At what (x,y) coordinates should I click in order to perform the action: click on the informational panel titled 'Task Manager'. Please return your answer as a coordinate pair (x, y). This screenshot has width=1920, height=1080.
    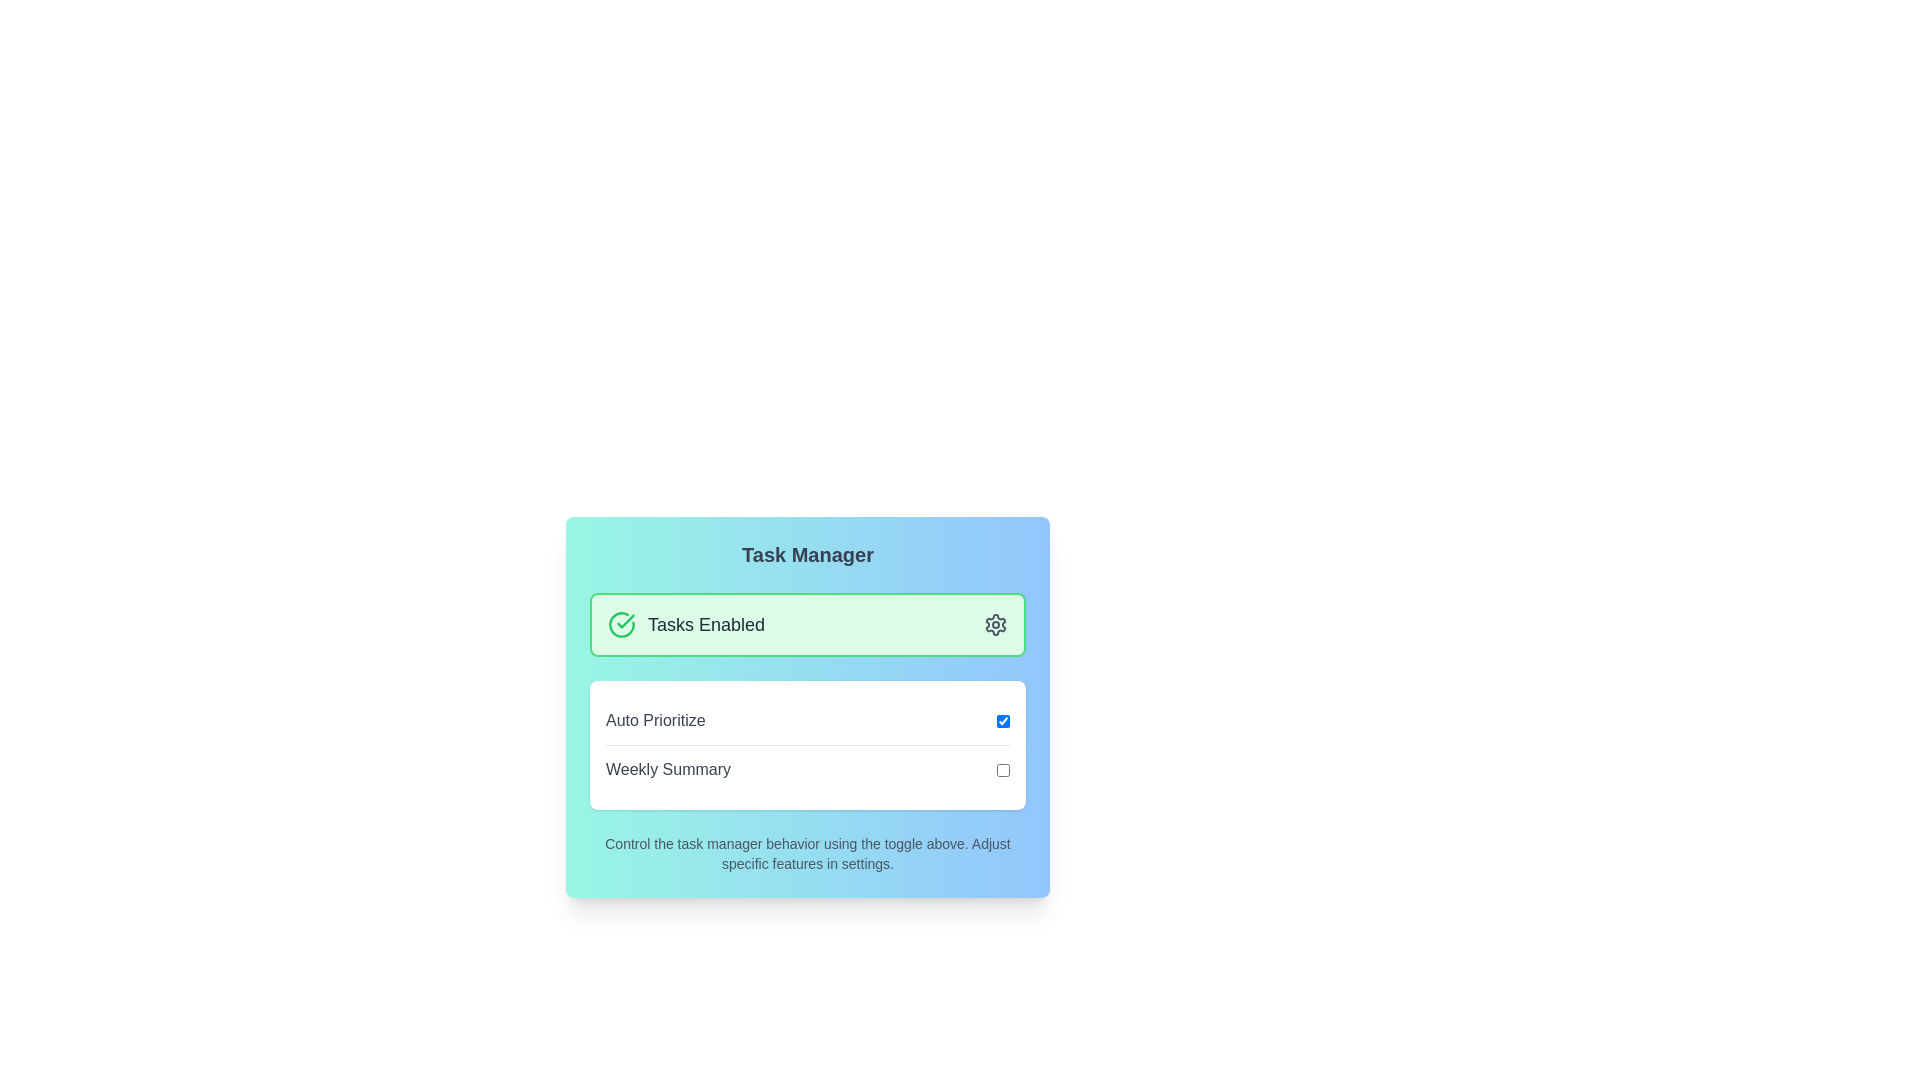
    Looking at the image, I should click on (807, 752).